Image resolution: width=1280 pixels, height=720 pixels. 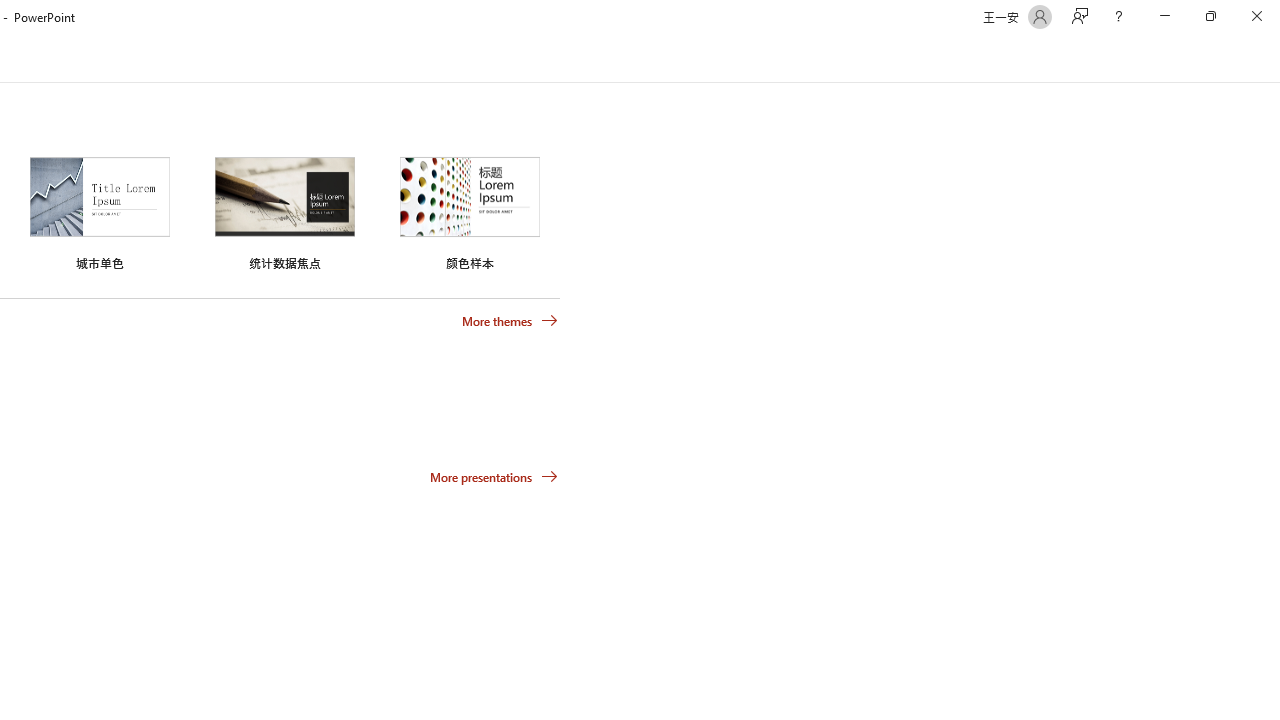 What do you see at coordinates (1270, 58) in the screenshot?
I see `'Class: NetUIScrollBar'` at bounding box center [1270, 58].